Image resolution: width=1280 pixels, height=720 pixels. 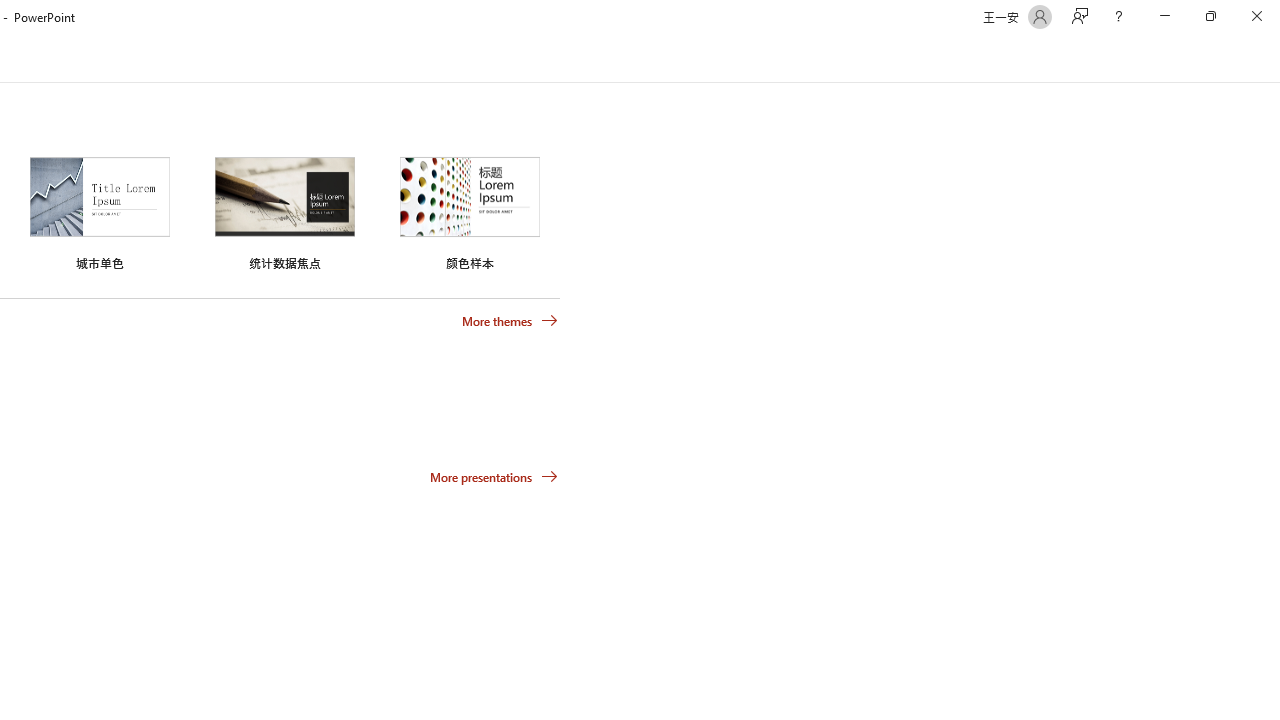 What do you see at coordinates (1270, 58) in the screenshot?
I see `'Class: NetUIScrollBar'` at bounding box center [1270, 58].